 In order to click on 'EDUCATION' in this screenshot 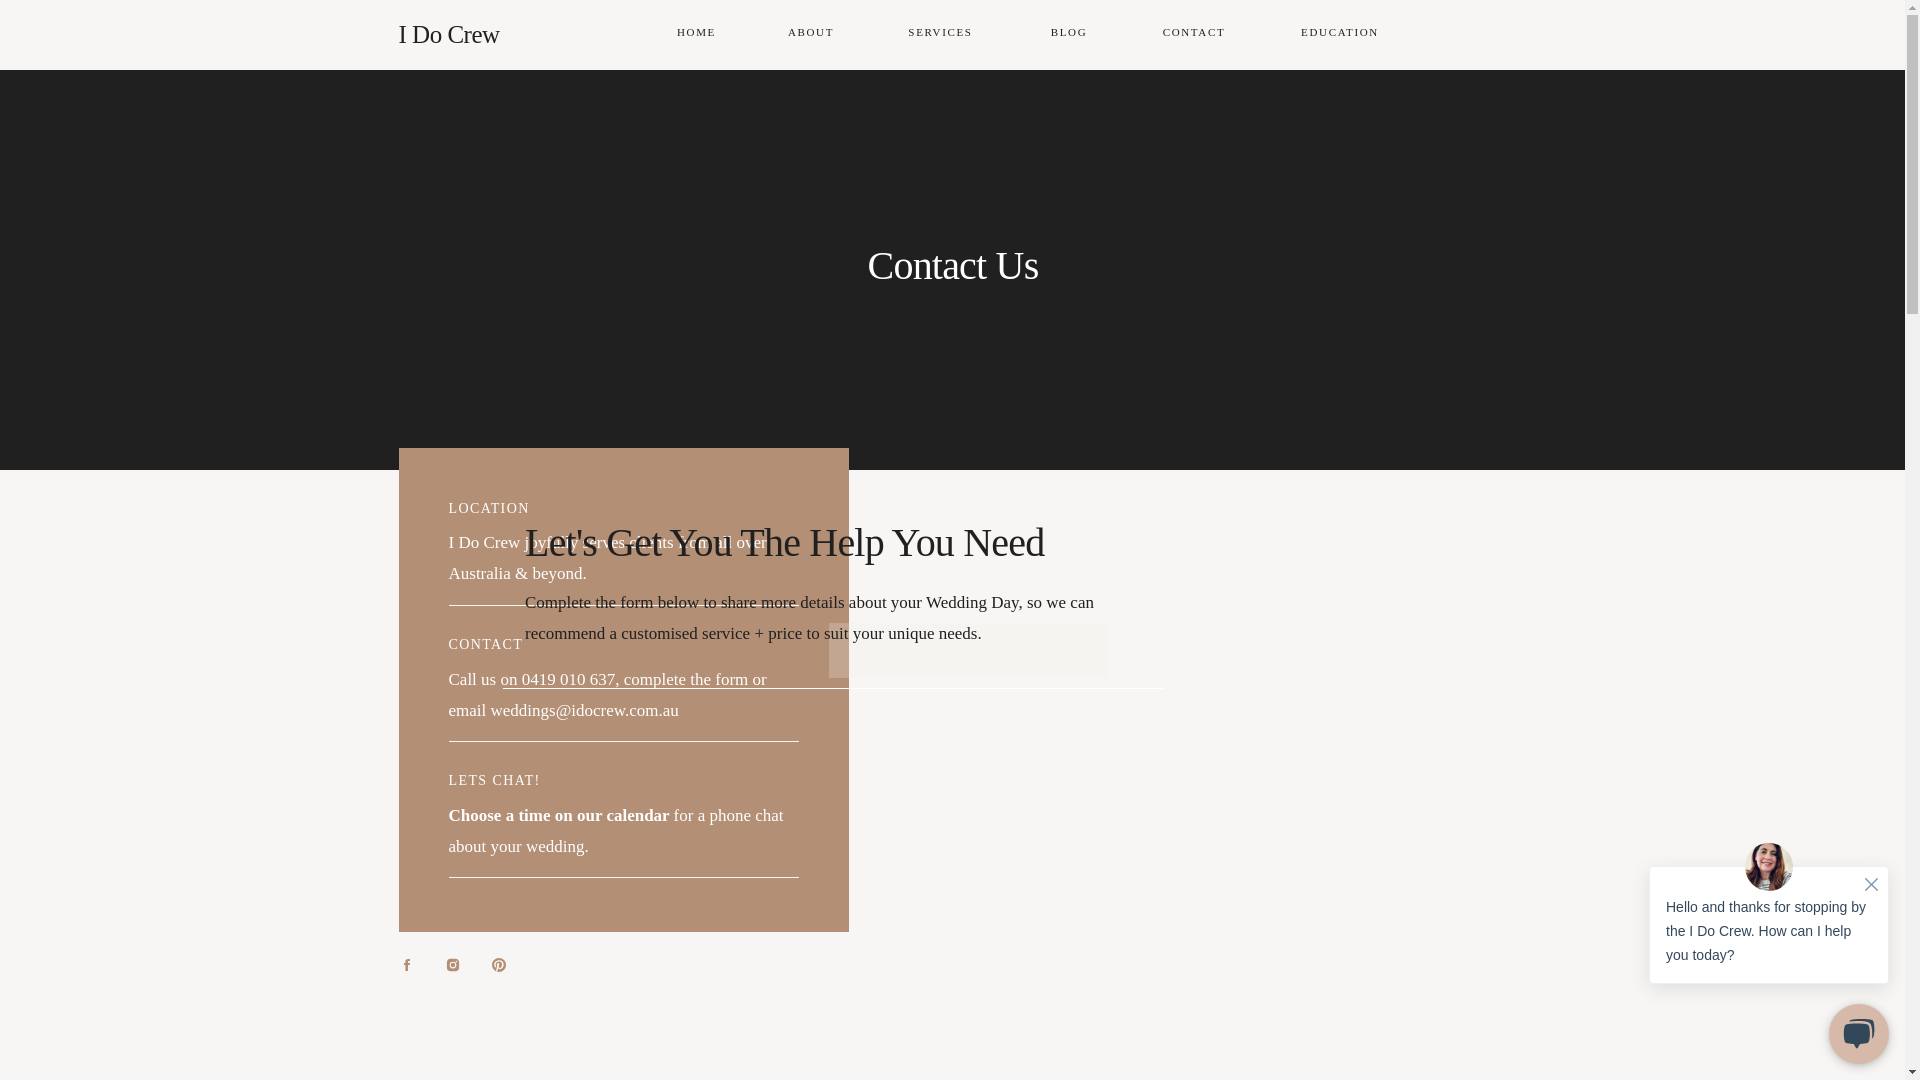, I will do `click(1340, 34)`.